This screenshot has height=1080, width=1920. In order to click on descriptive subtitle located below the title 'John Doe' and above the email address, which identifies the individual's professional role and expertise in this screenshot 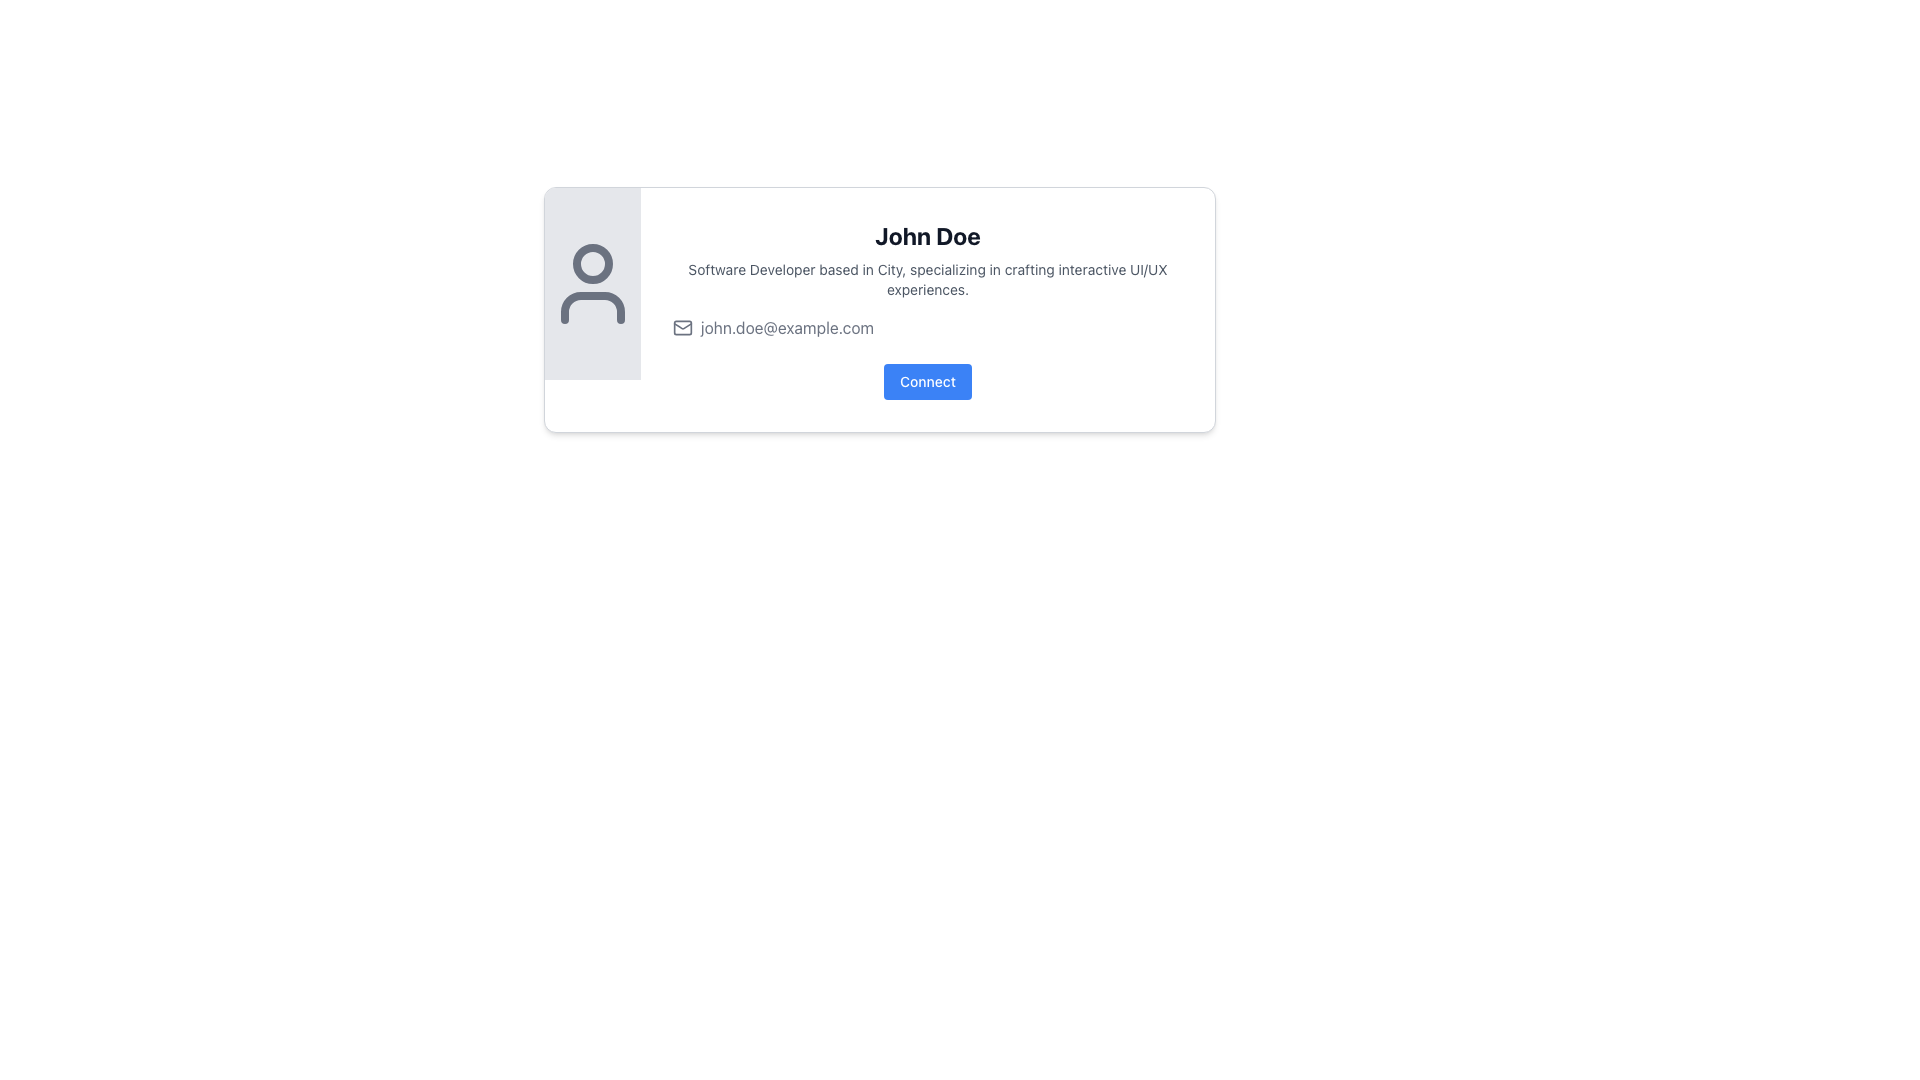, I will do `click(926, 280)`.